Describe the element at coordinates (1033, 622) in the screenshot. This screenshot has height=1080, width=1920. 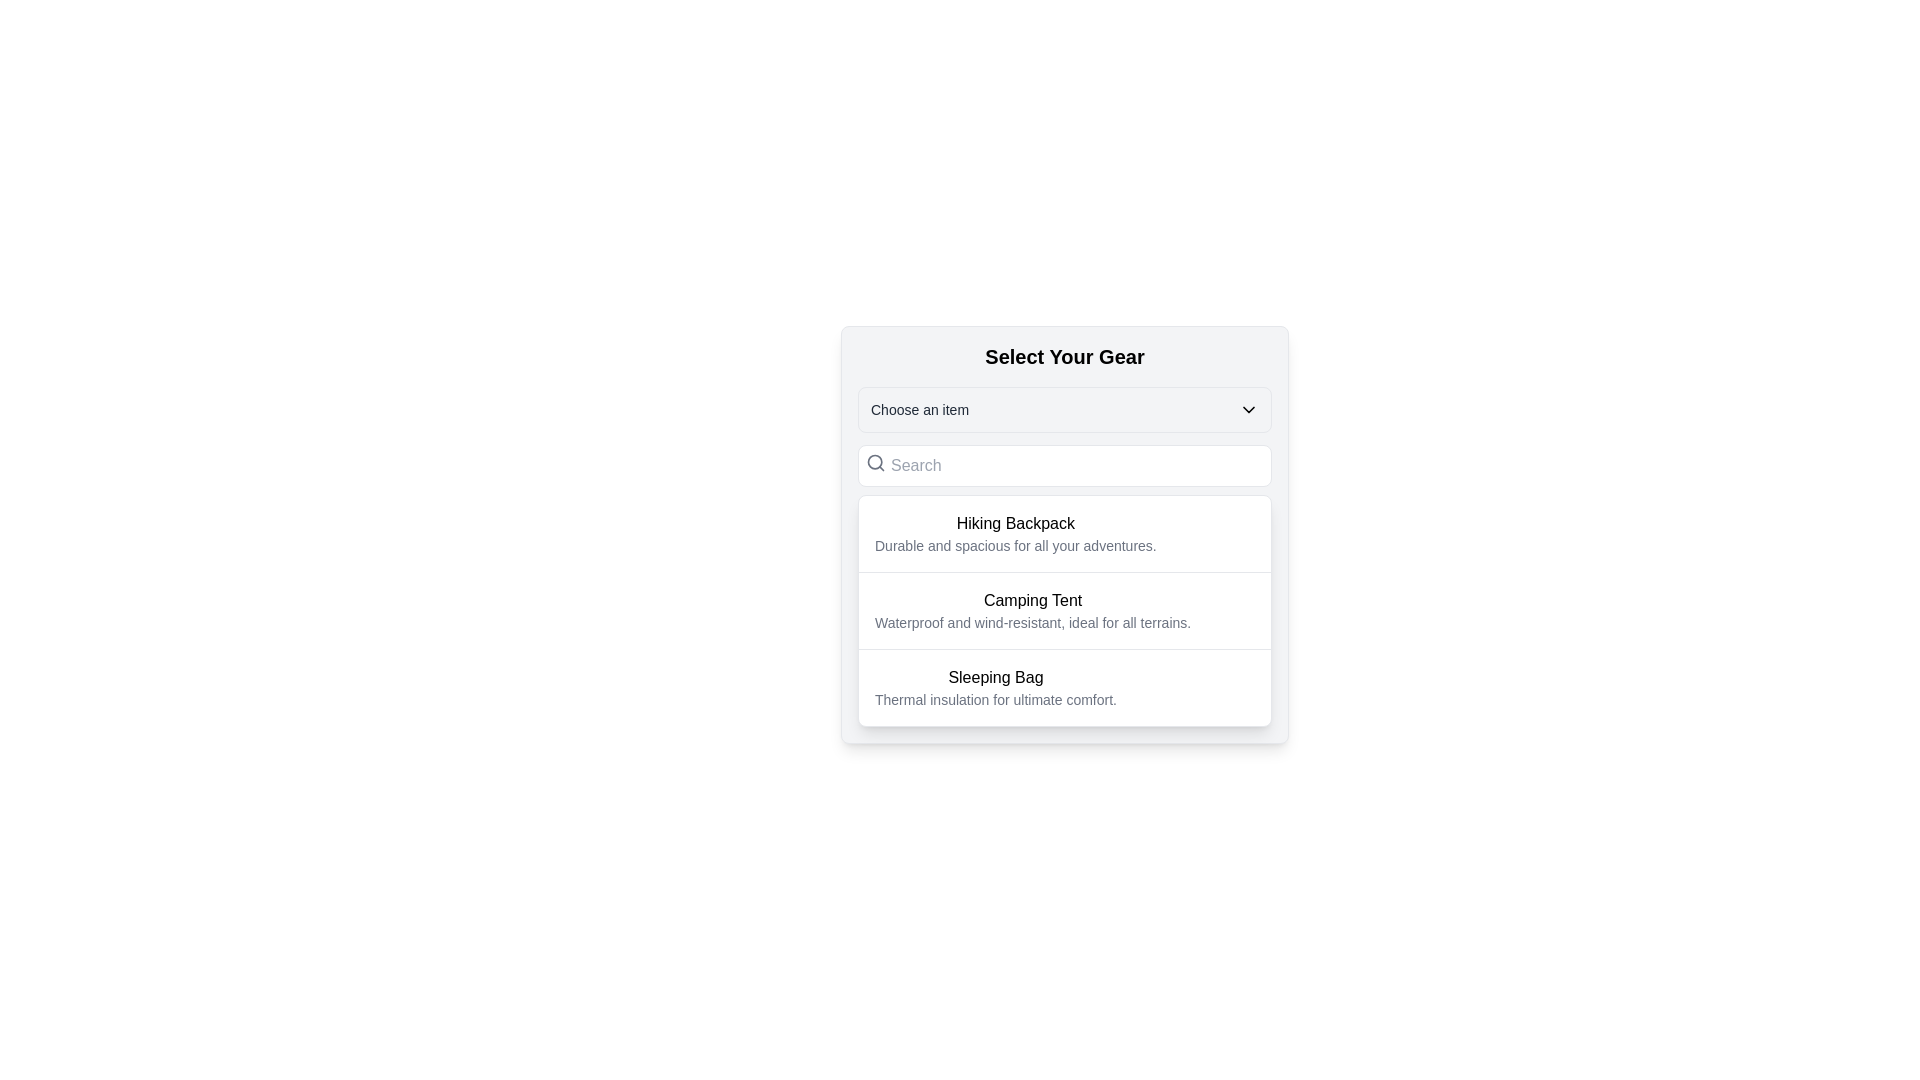
I see `text label displaying 'Waterproof and wind-resistant, ideal for all terrains.' associated with the 'Camping Tent' item, located below the title in the second item of the list` at that location.